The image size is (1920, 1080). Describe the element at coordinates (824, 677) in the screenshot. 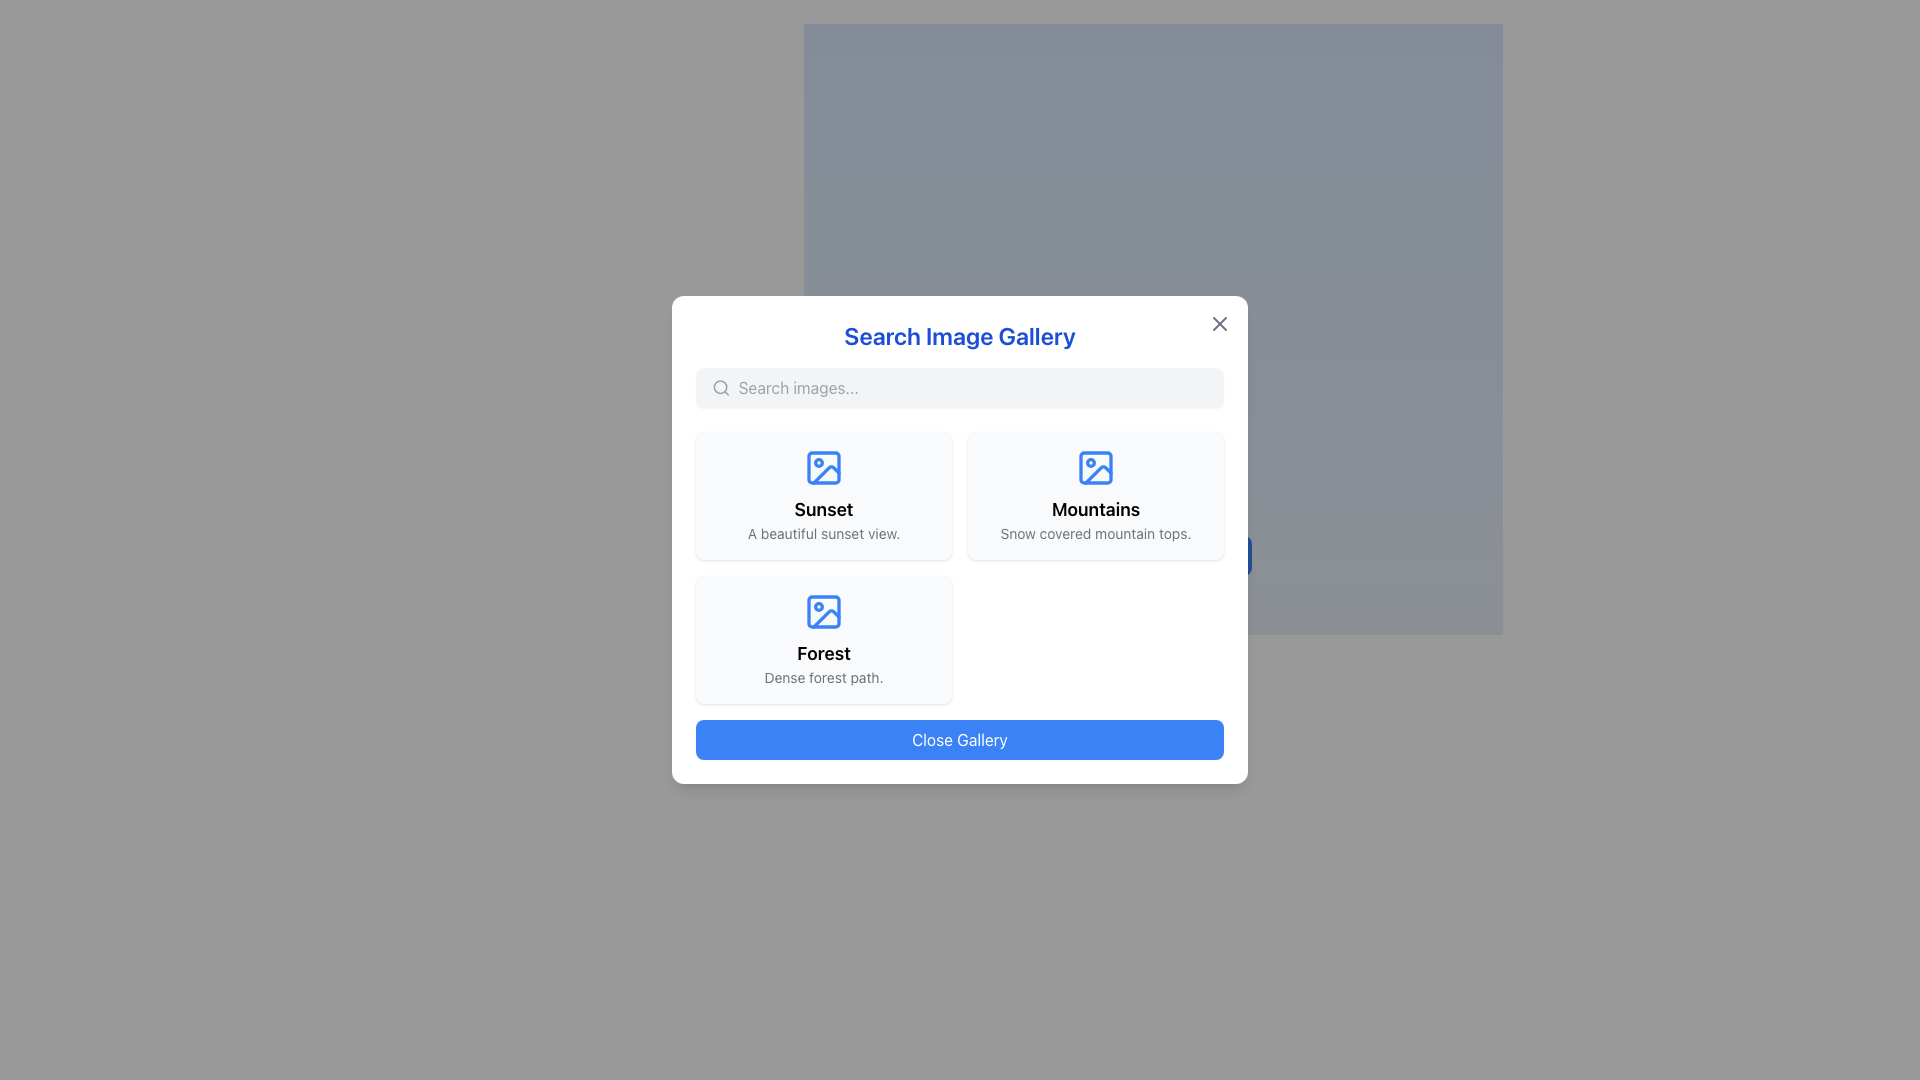

I see `the descriptive caption text located at the bottom of the 'Forest' card in the 'Search Image Gallery' interface` at that location.